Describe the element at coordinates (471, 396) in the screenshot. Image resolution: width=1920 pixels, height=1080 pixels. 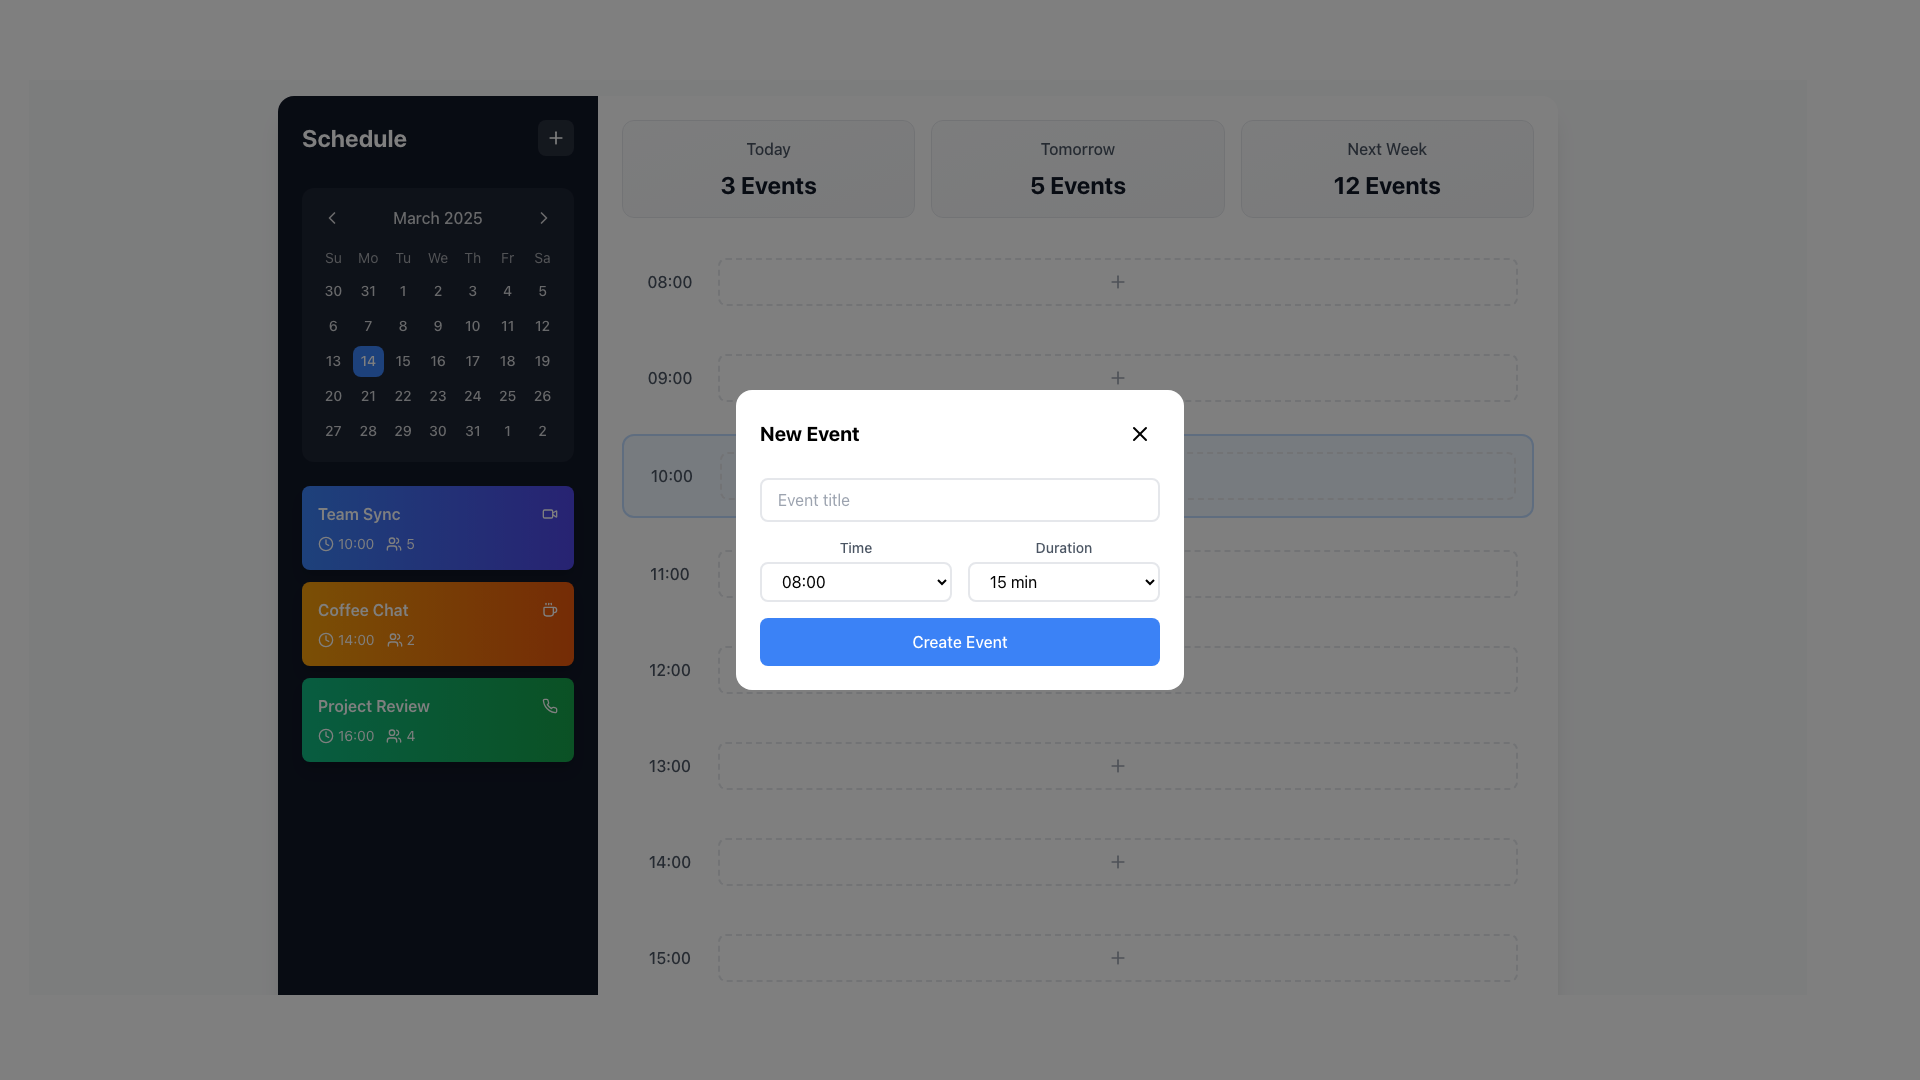
I see `the clickable date block displaying the number '24' in the March 2025 calendar` at that location.